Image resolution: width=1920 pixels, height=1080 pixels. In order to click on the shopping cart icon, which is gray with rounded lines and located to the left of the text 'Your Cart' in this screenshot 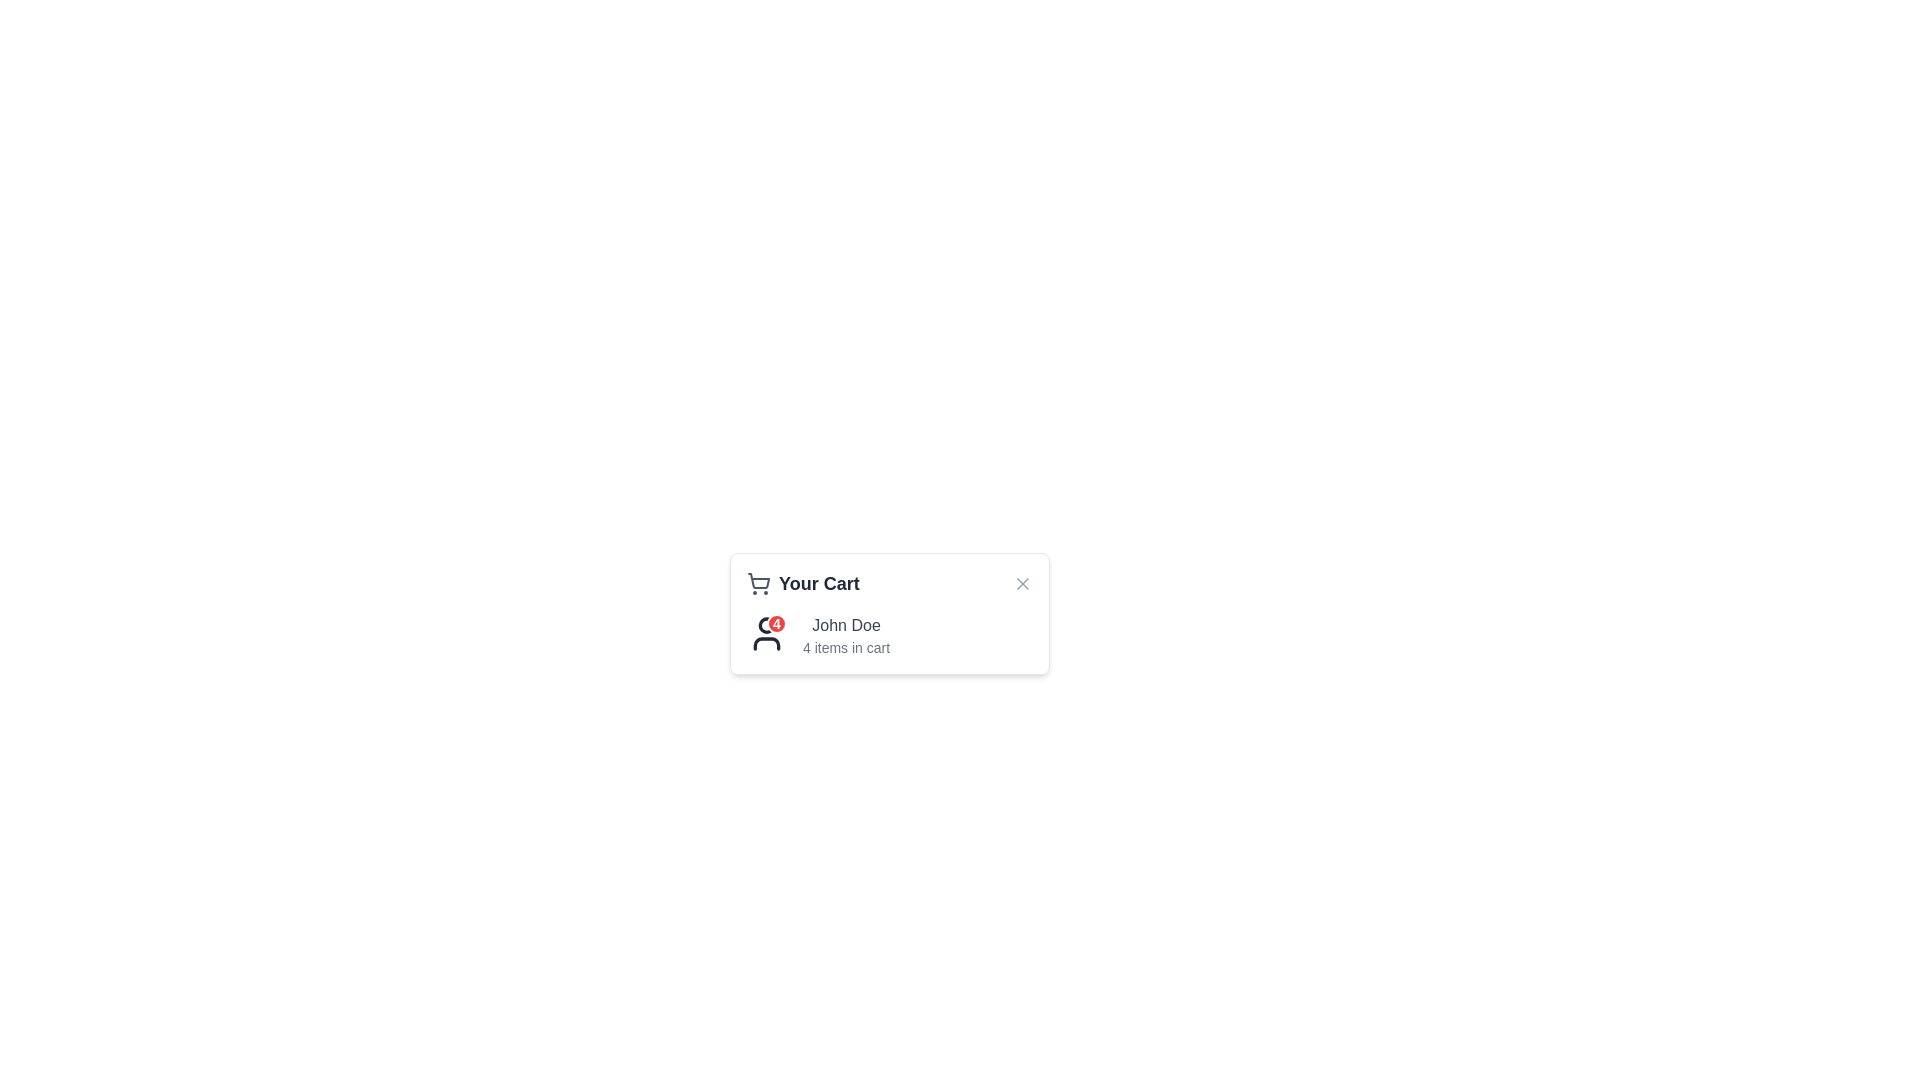, I will do `click(757, 583)`.